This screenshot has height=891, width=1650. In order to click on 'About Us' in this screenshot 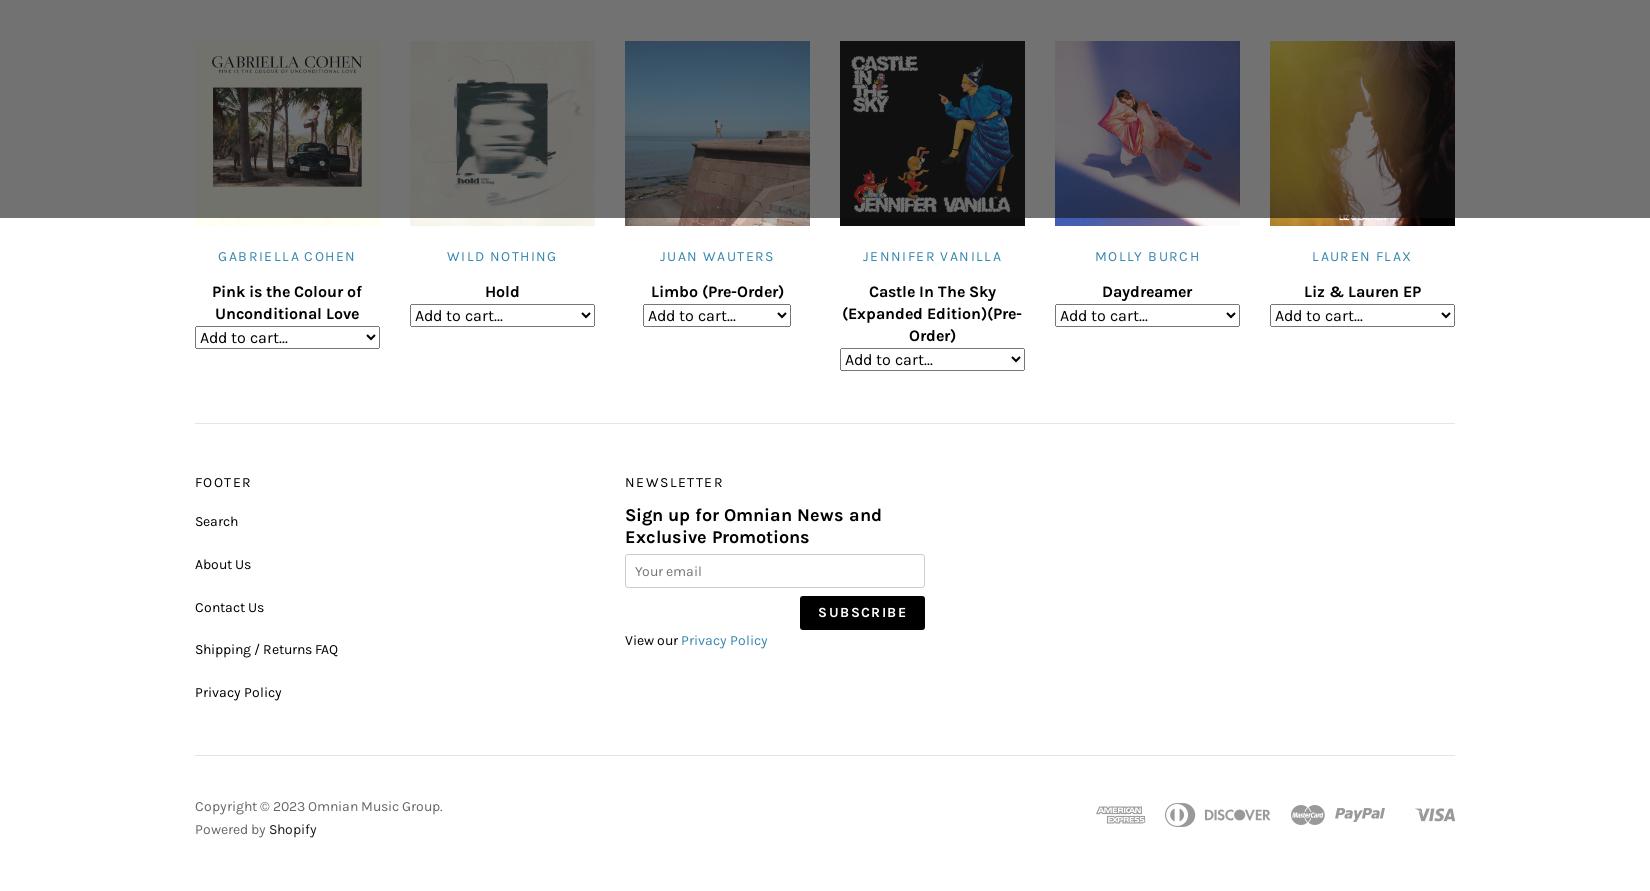, I will do `click(223, 563)`.